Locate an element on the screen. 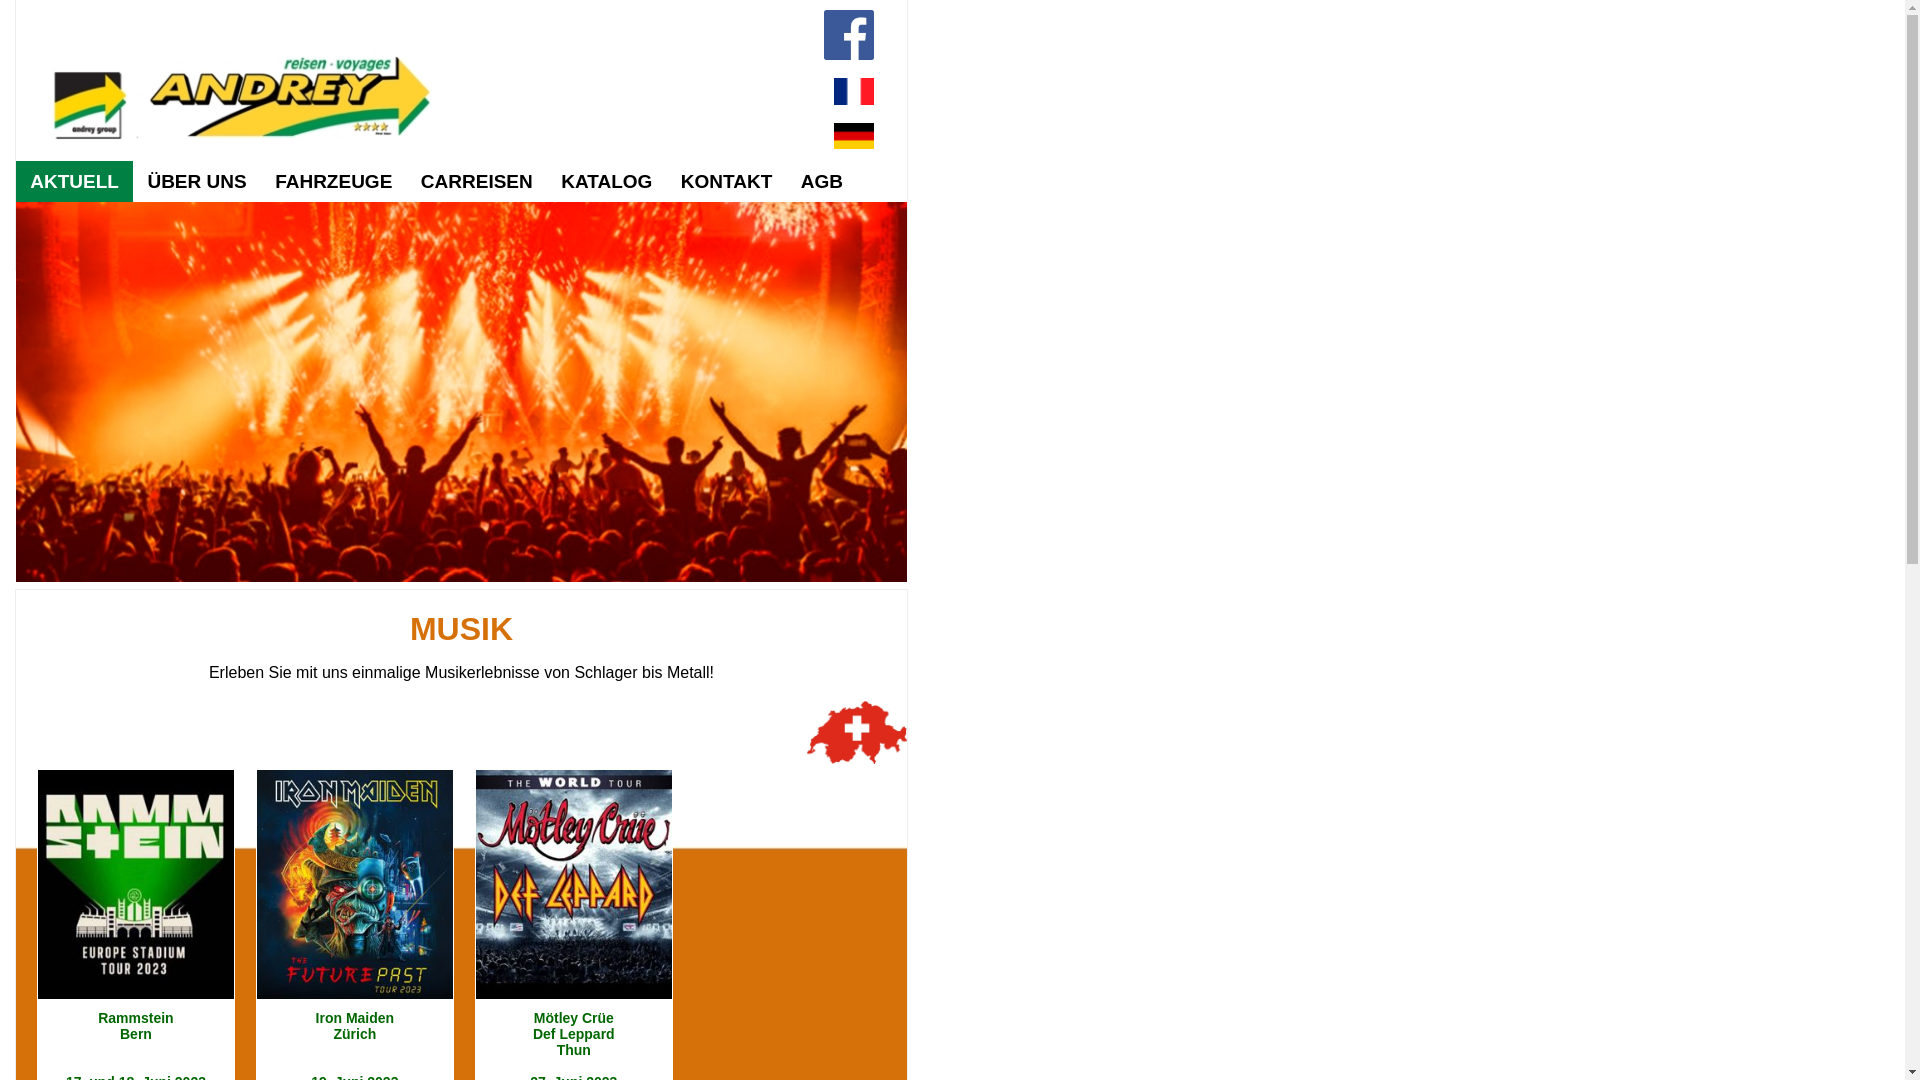 Image resolution: width=1920 pixels, height=1080 pixels. 'AKTUELL' is located at coordinates (74, 181).